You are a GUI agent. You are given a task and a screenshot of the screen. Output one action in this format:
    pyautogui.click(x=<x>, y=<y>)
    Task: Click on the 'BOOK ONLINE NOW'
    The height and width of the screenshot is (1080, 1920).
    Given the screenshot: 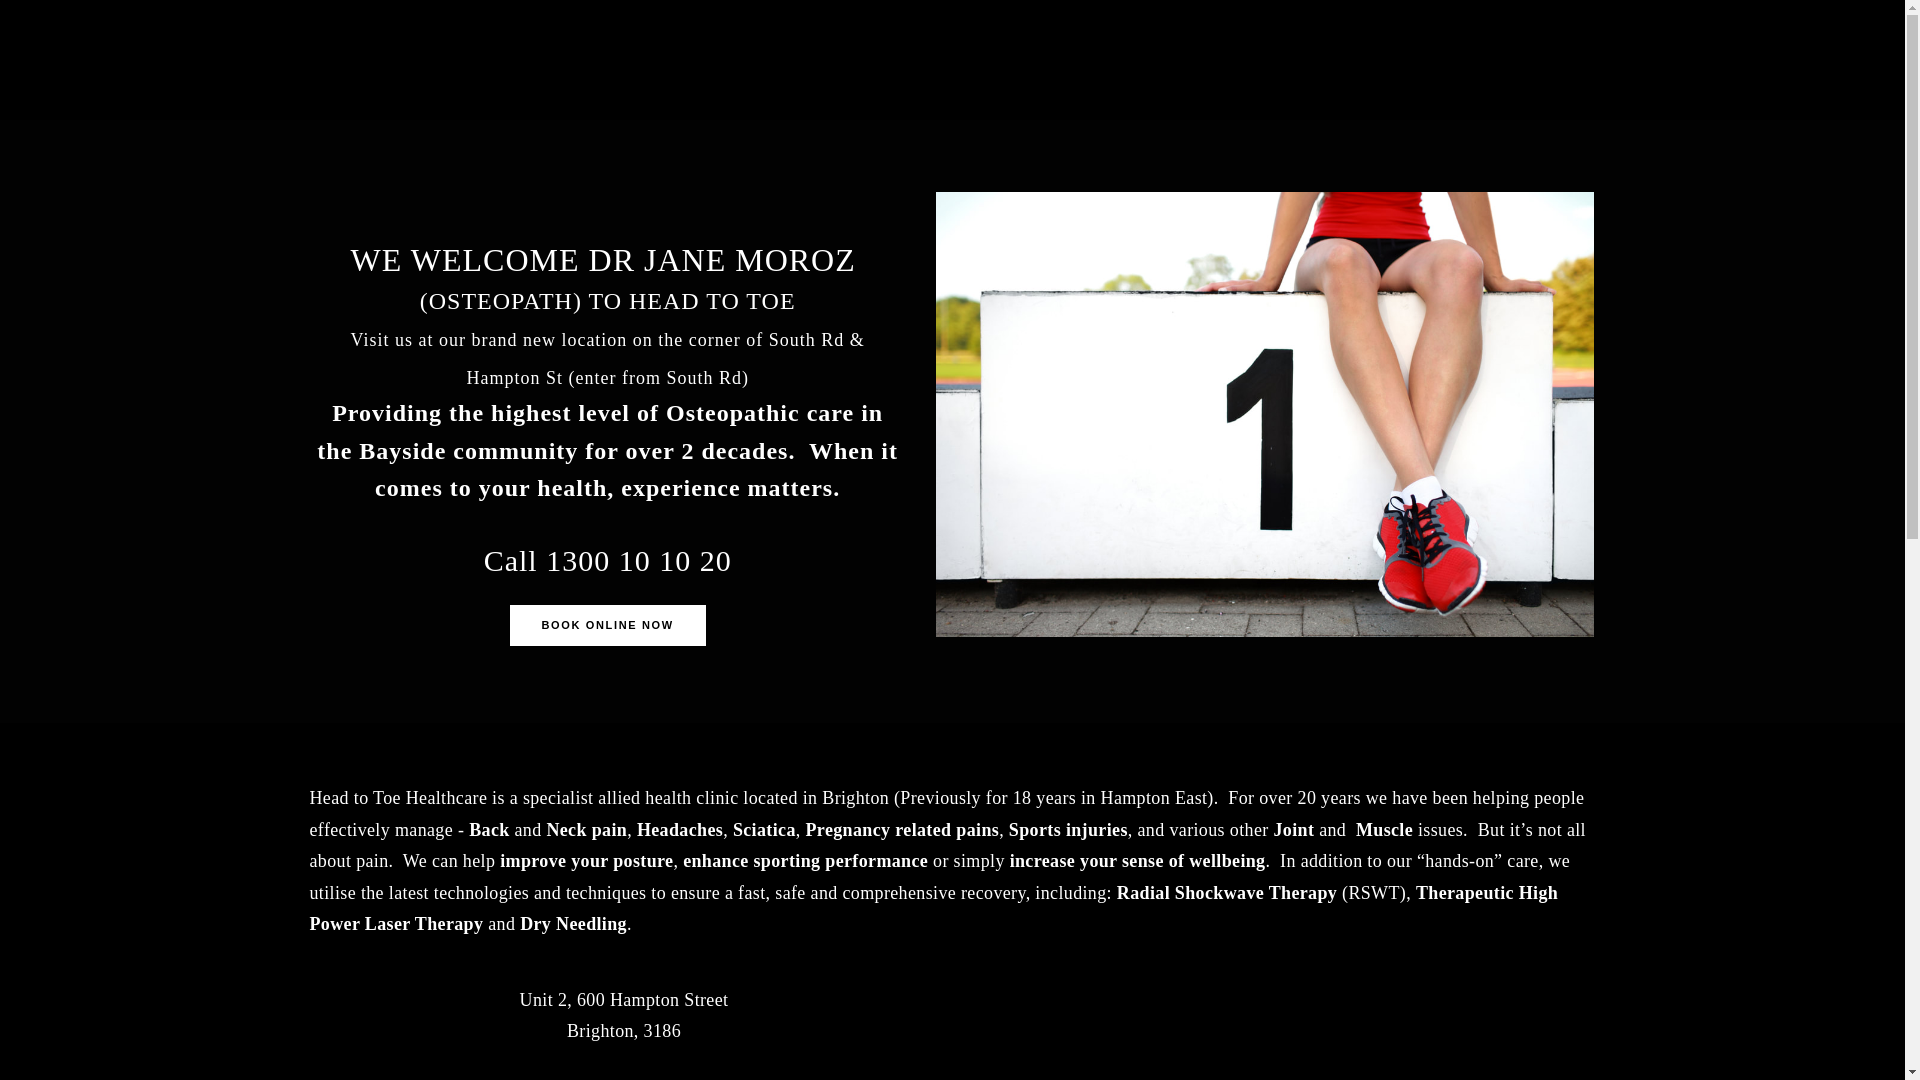 What is the action you would take?
    pyautogui.click(x=607, y=624)
    